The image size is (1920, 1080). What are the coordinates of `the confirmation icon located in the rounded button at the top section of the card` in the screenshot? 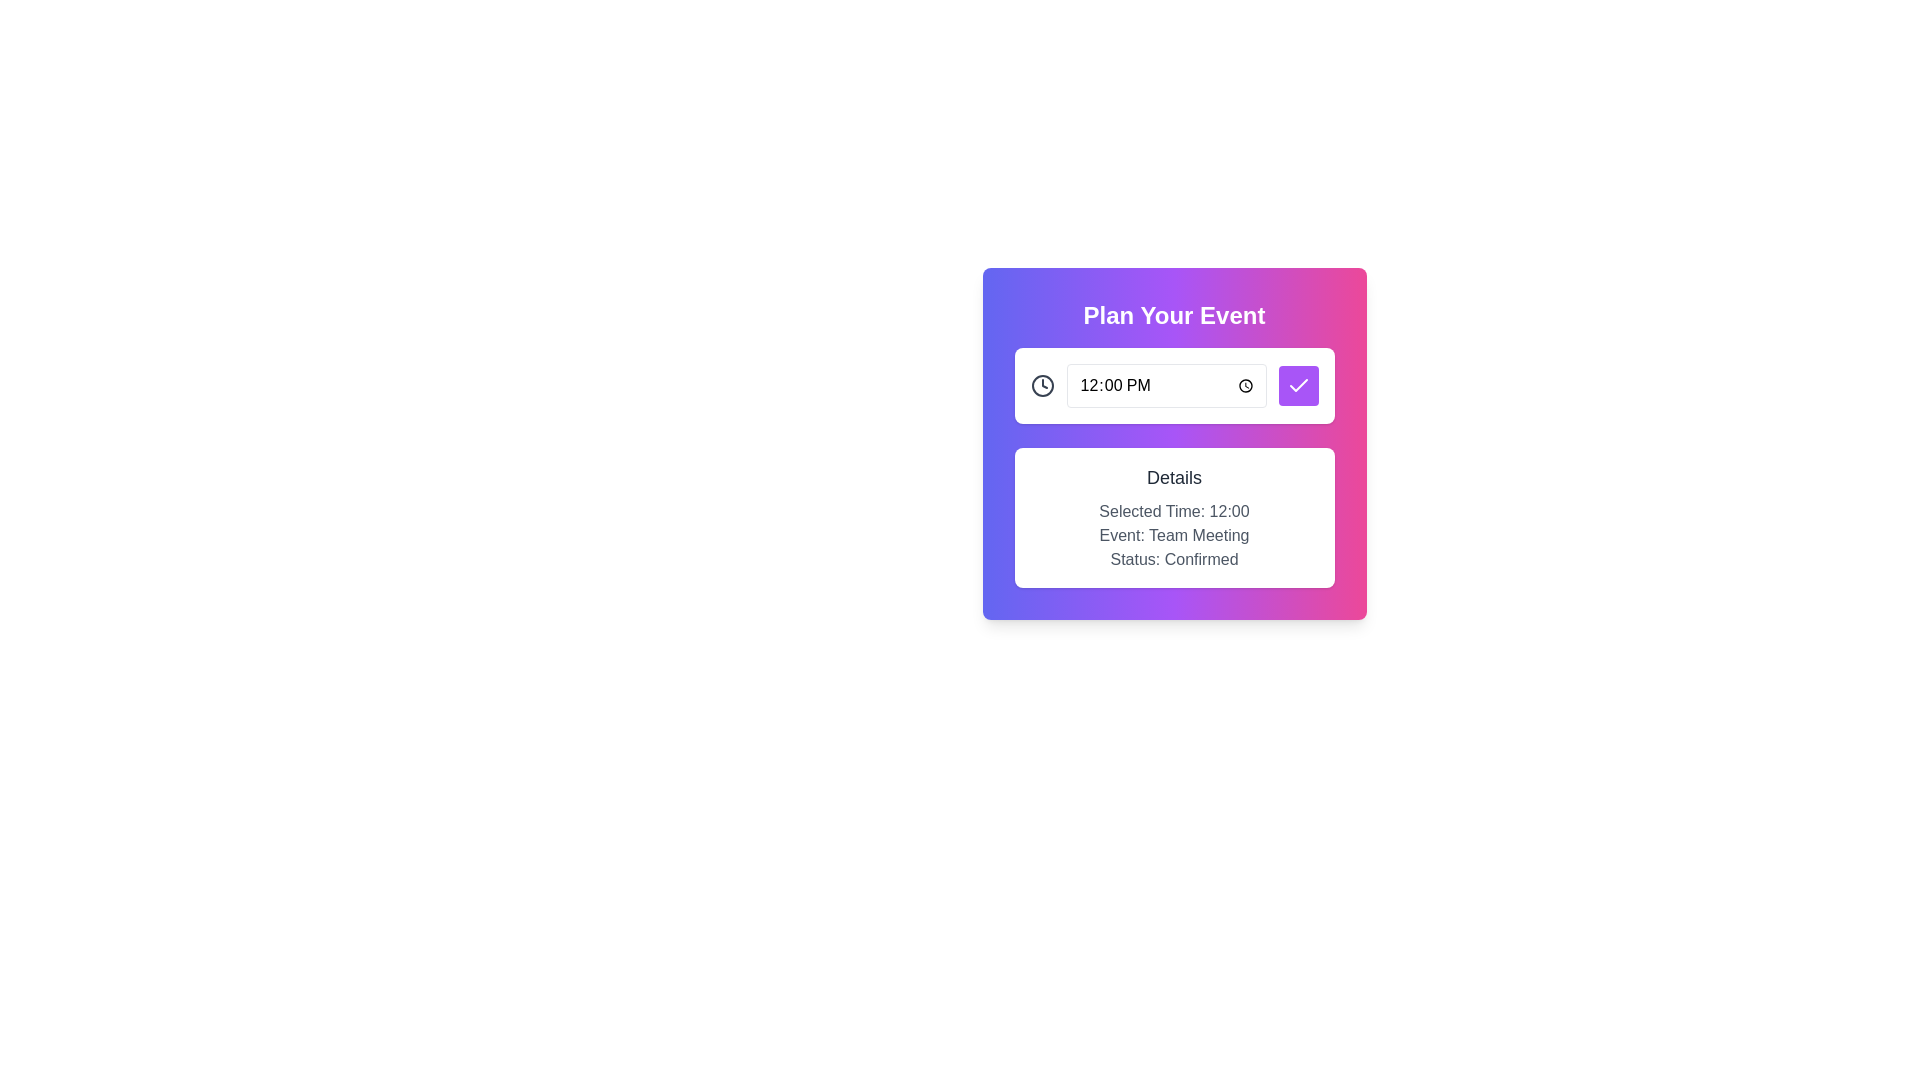 It's located at (1298, 385).